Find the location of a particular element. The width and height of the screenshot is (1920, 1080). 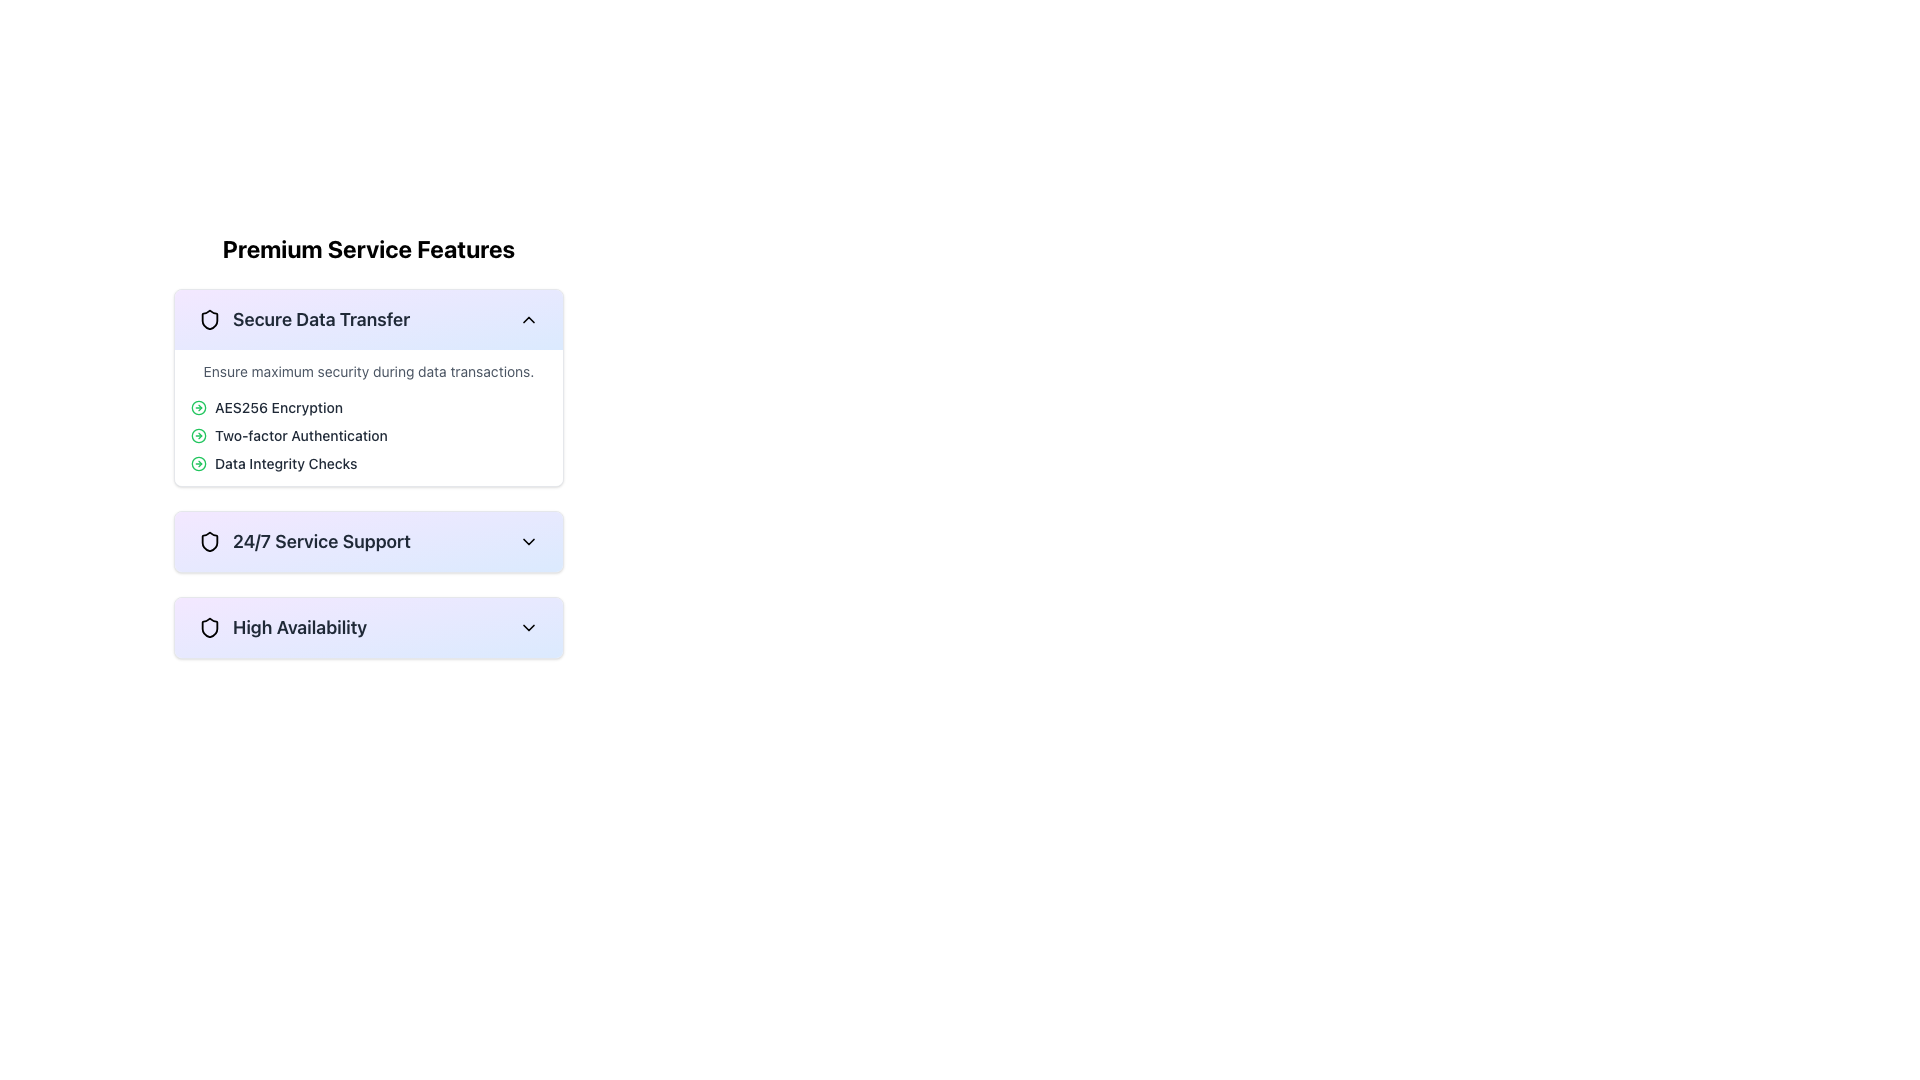

text of the descriptive header with a shield-like icon that states 'Secure Data Transfer', located in the first section of the 'Premium Service Features' list is located at coordinates (303, 319).